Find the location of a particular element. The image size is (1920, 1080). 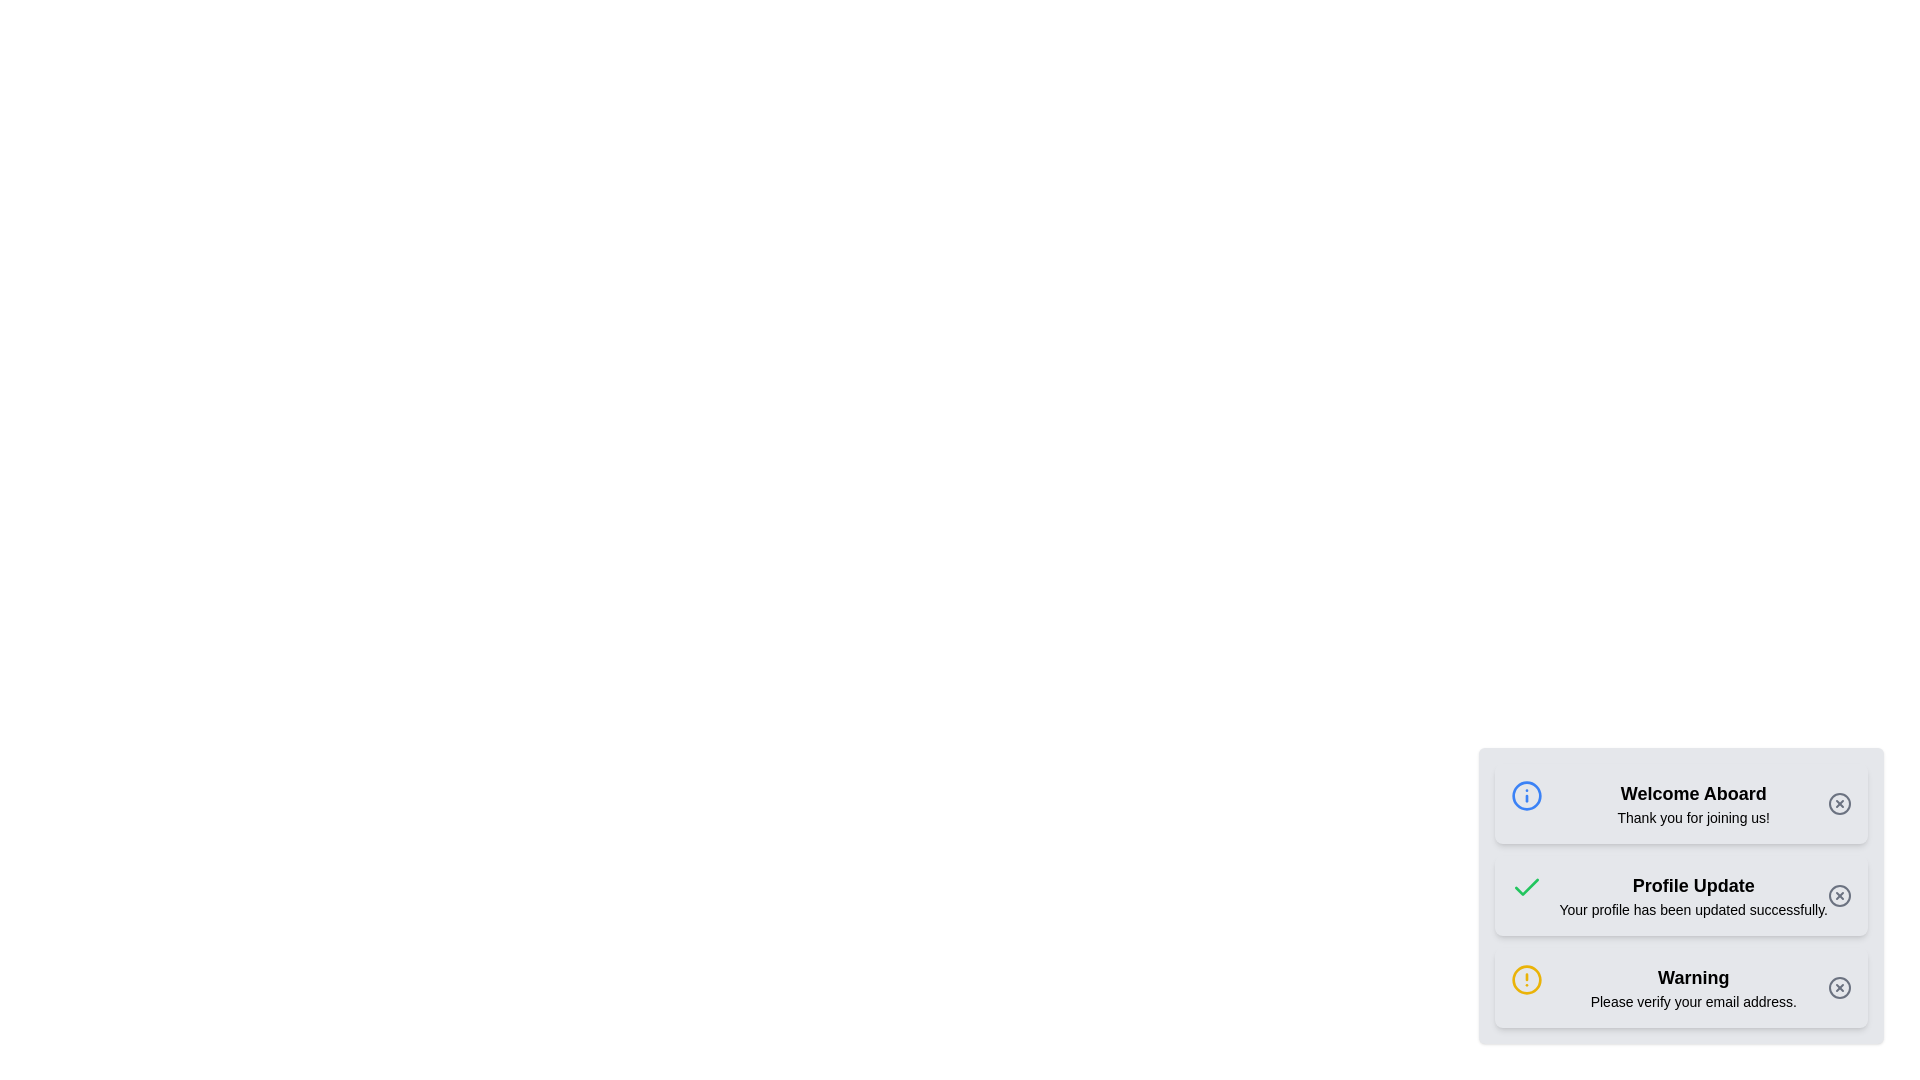

the circular close button with a cross inside it, located within the 'Profile Update' notification is located at coordinates (1839, 894).